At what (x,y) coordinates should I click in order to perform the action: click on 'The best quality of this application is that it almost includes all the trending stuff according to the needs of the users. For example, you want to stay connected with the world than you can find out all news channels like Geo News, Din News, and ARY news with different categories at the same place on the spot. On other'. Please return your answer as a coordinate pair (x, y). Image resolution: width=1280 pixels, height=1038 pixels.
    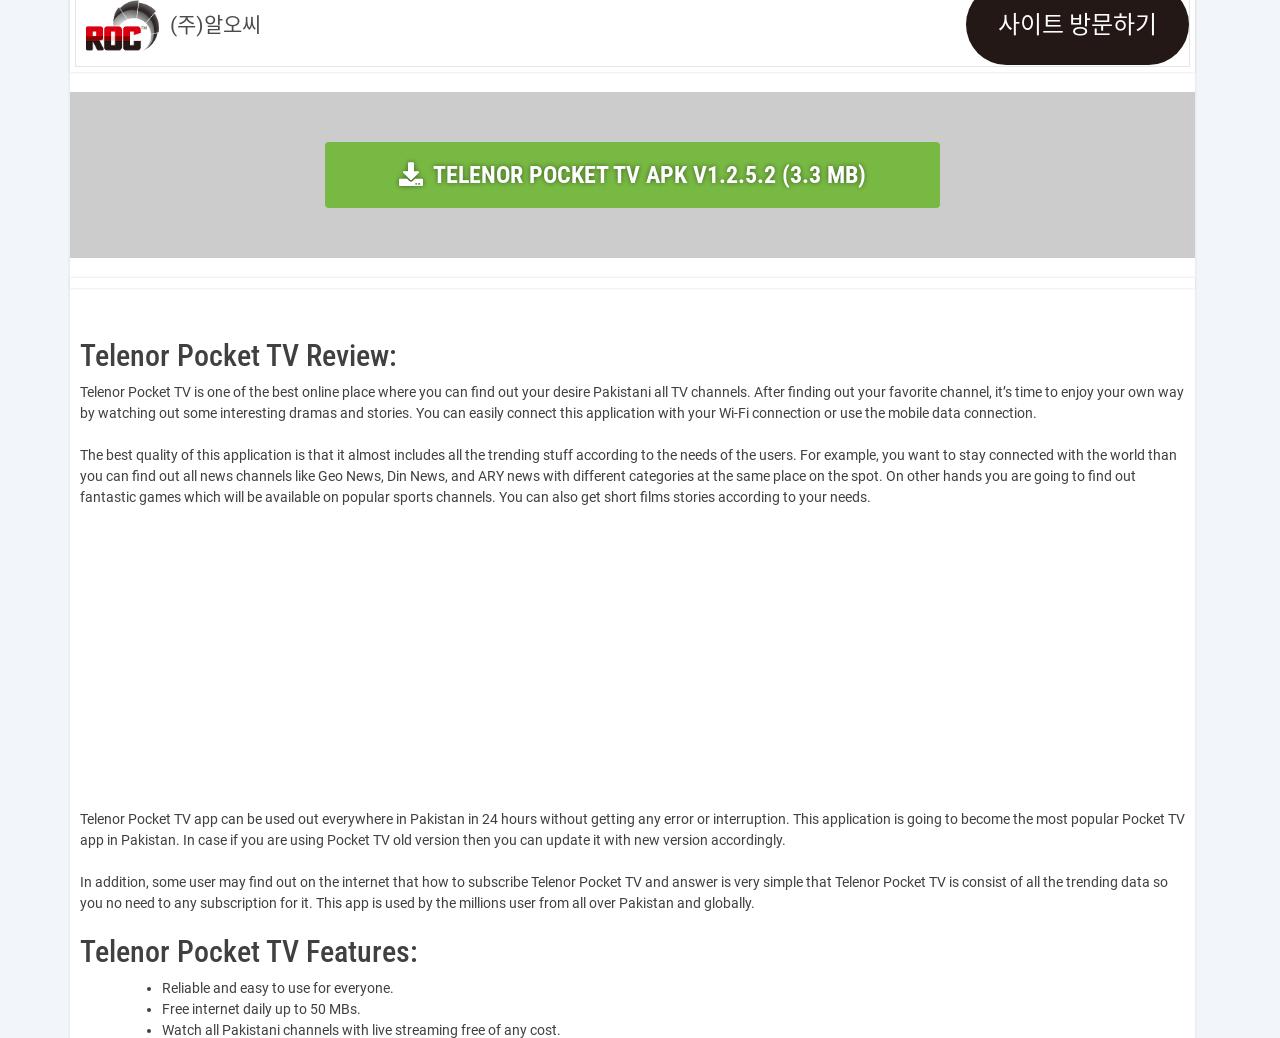
    Looking at the image, I should click on (627, 465).